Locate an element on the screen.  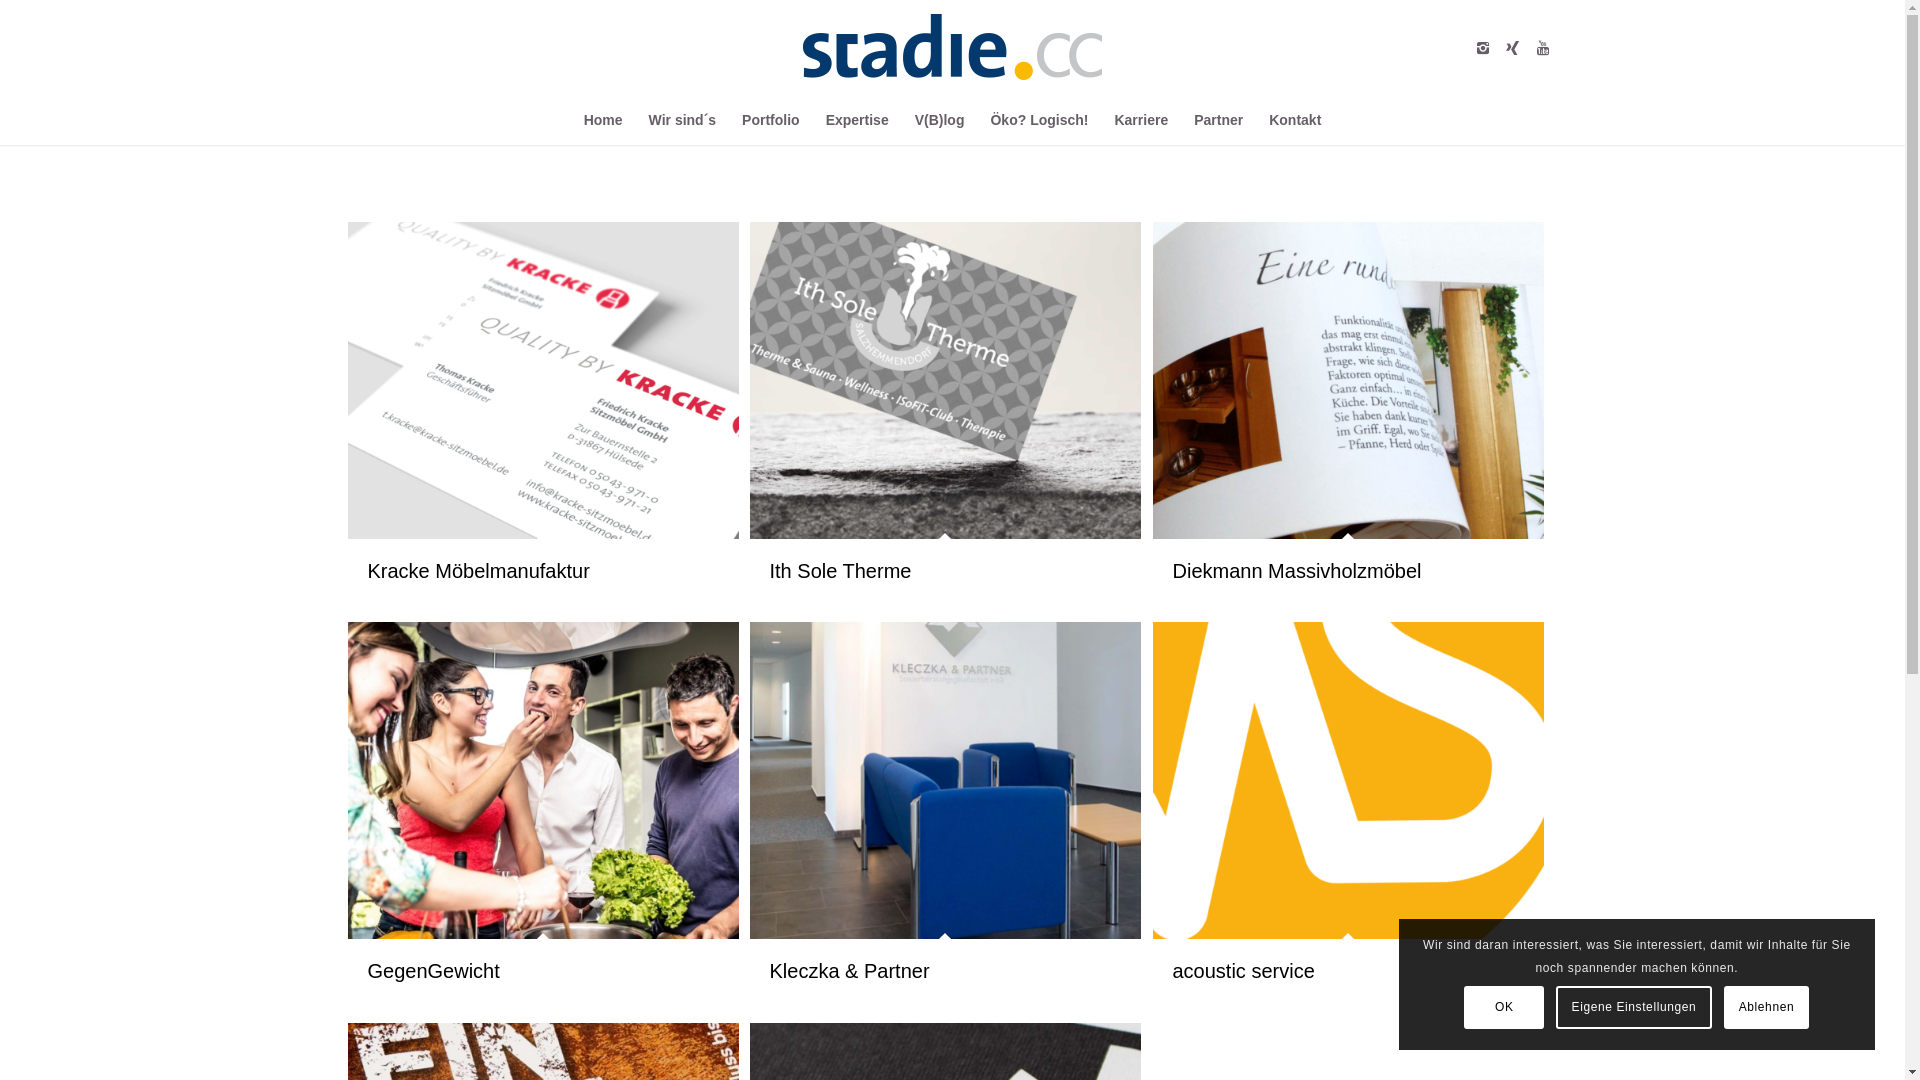
'Ablehnen' is located at coordinates (1766, 1006).